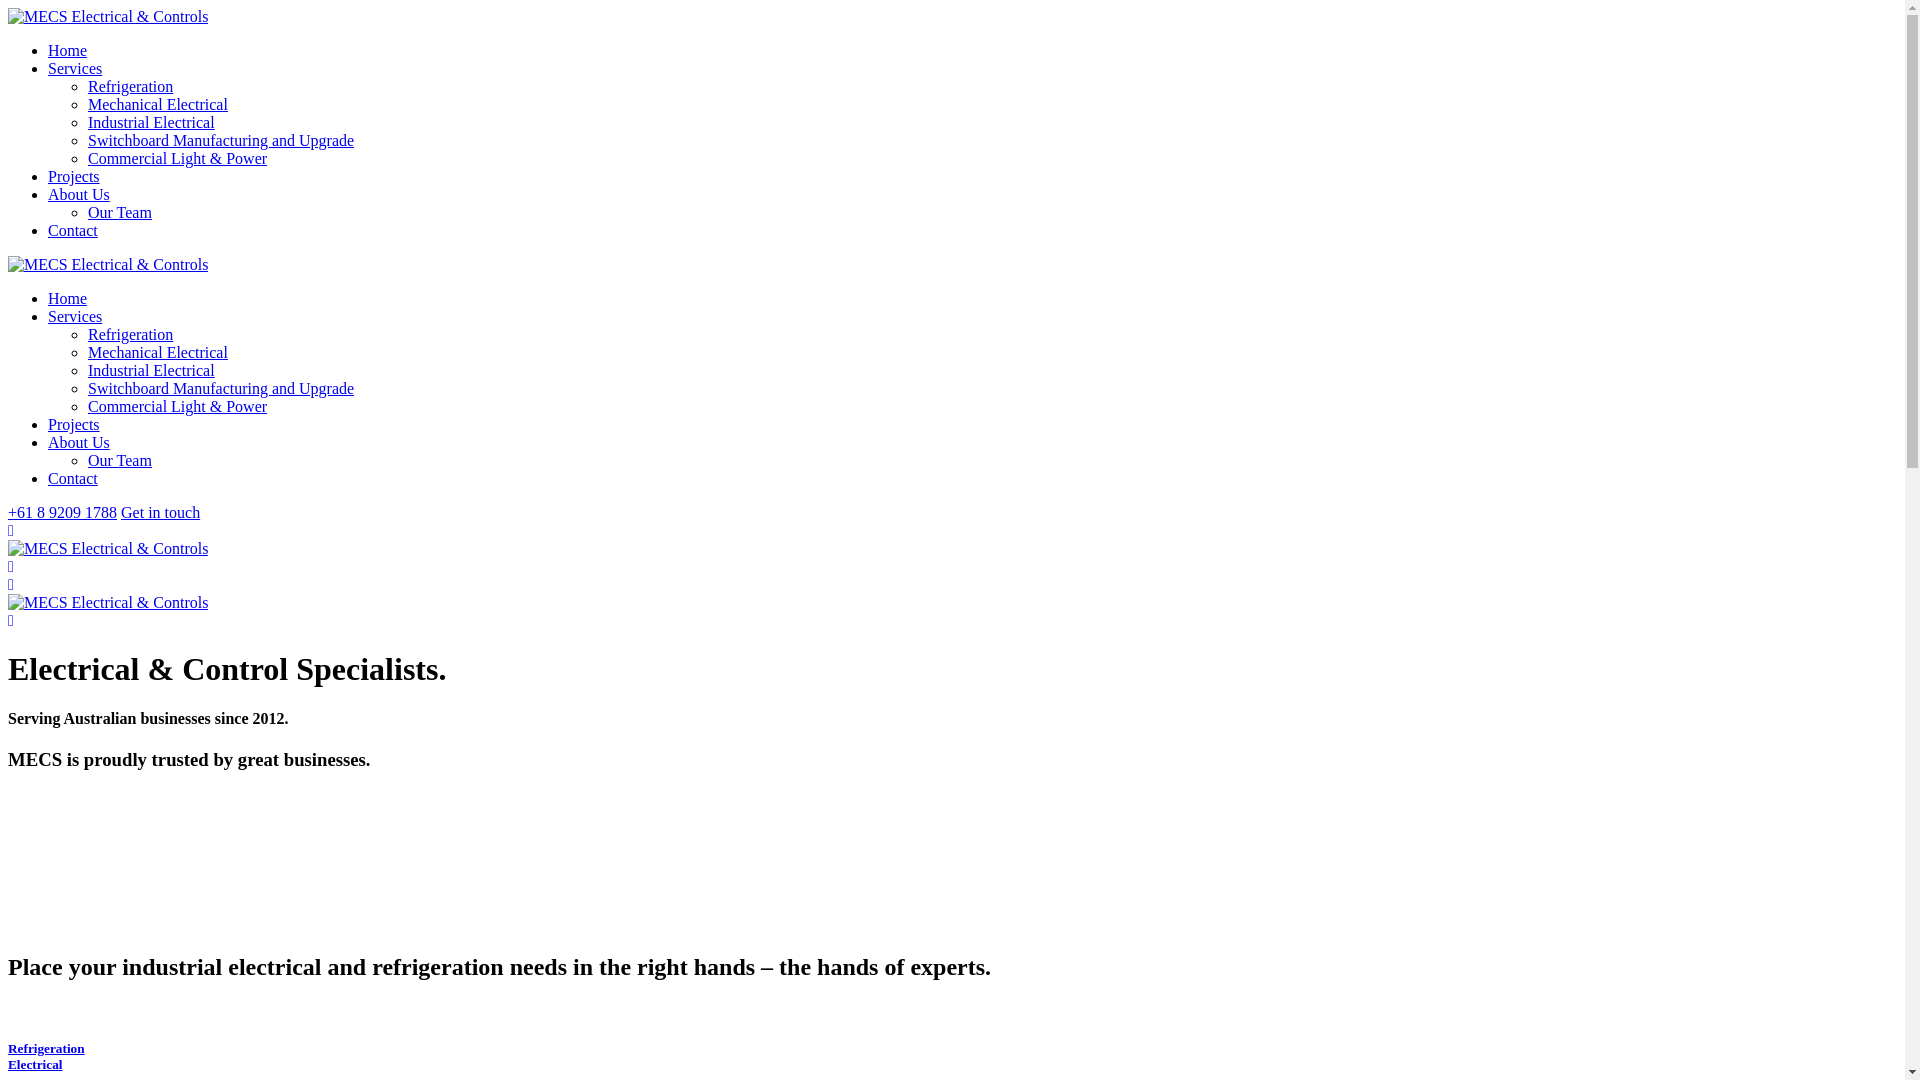 This screenshot has height=1080, width=1920. I want to click on 'Our Team', so click(119, 460).